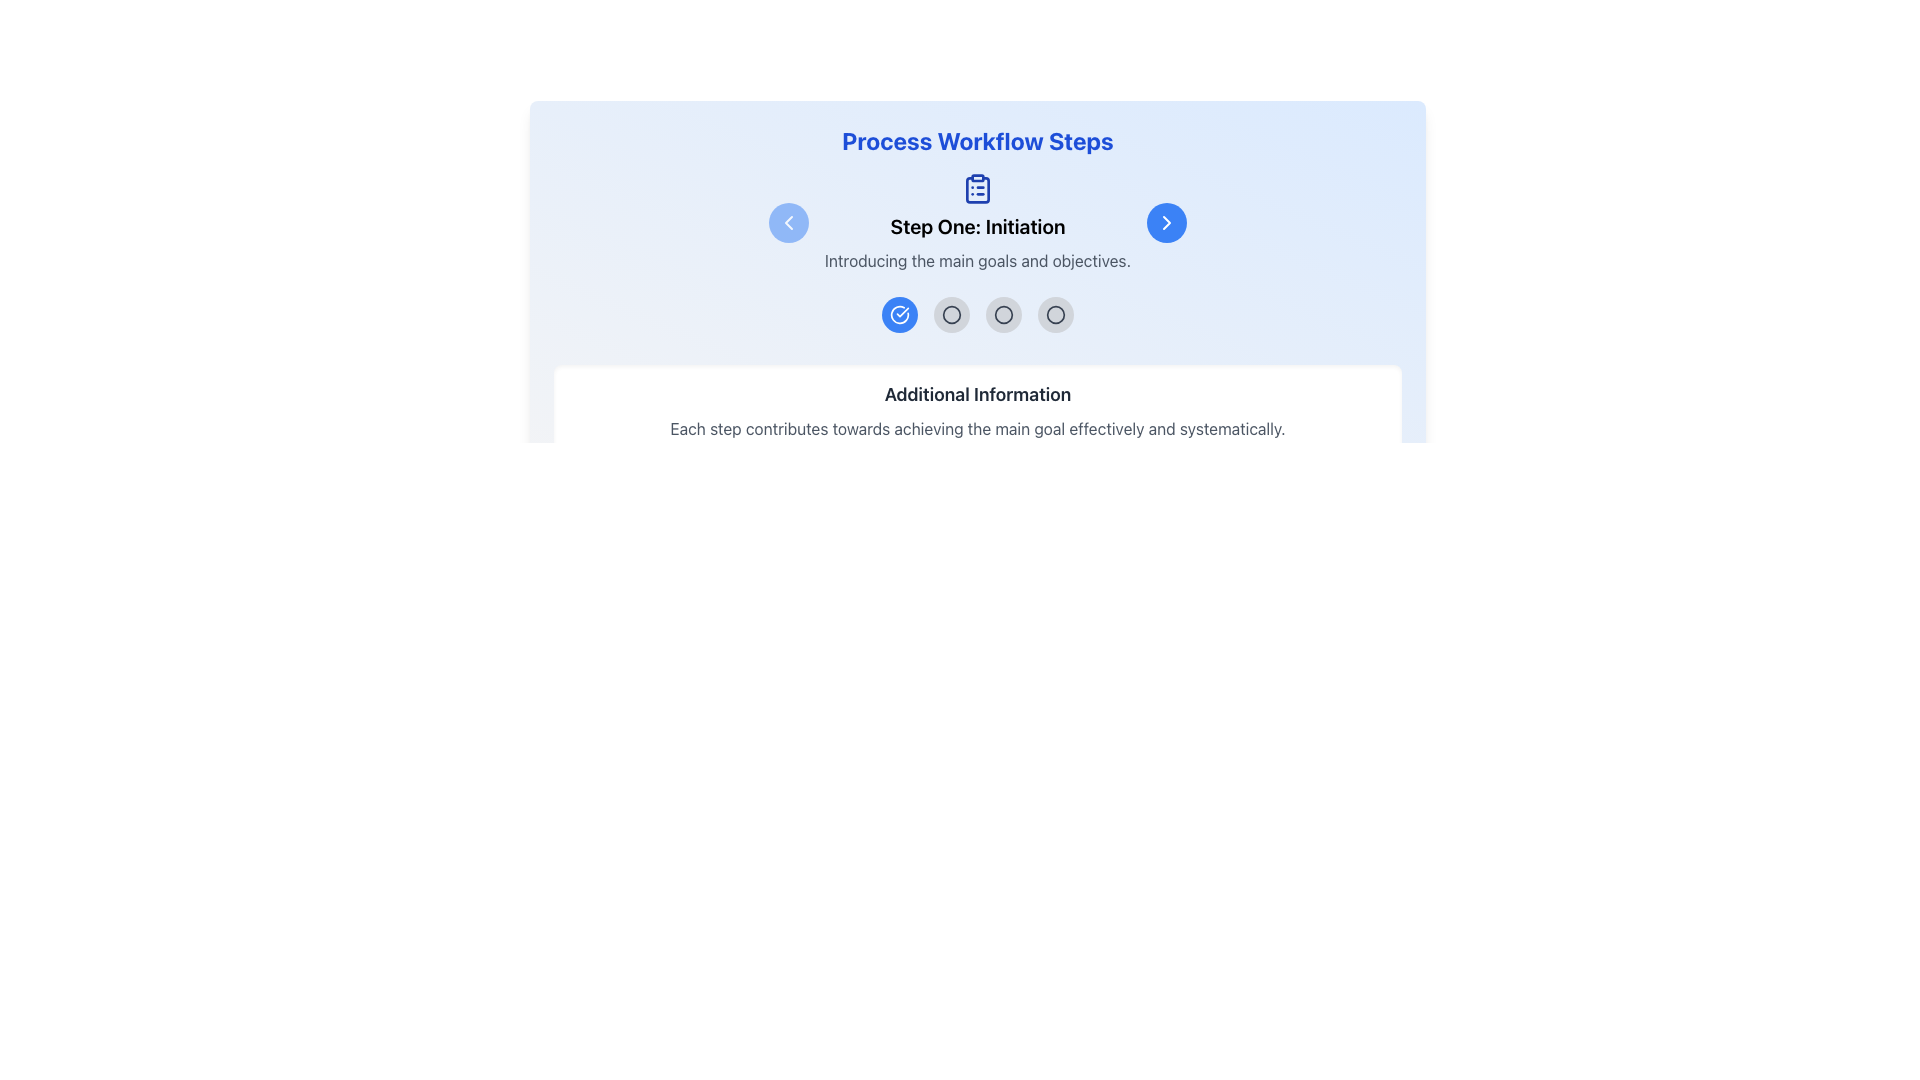  What do you see at coordinates (787, 223) in the screenshot?
I see `the navigation button that allows the user to navigate to the previous step in the workflow process` at bounding box center [787, 223].